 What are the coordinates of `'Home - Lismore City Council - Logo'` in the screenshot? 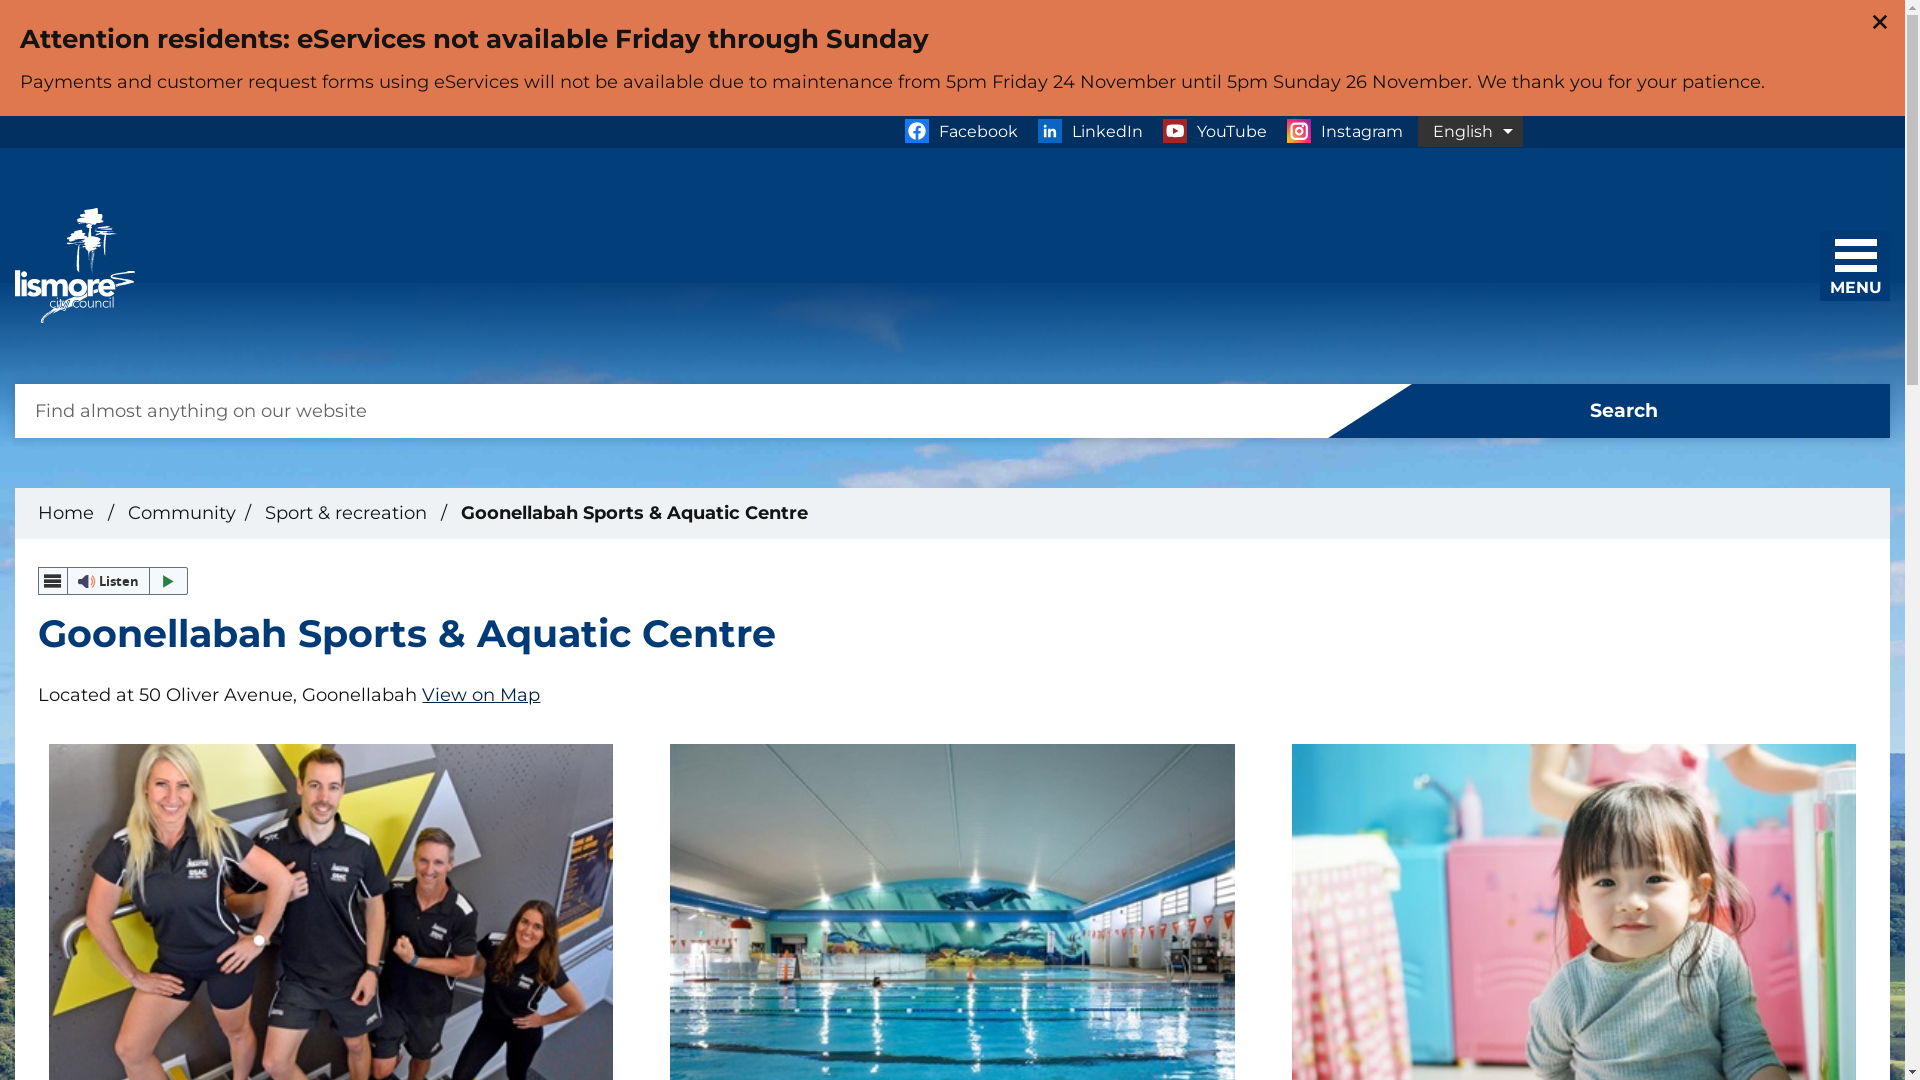 It's located at (75, 265).